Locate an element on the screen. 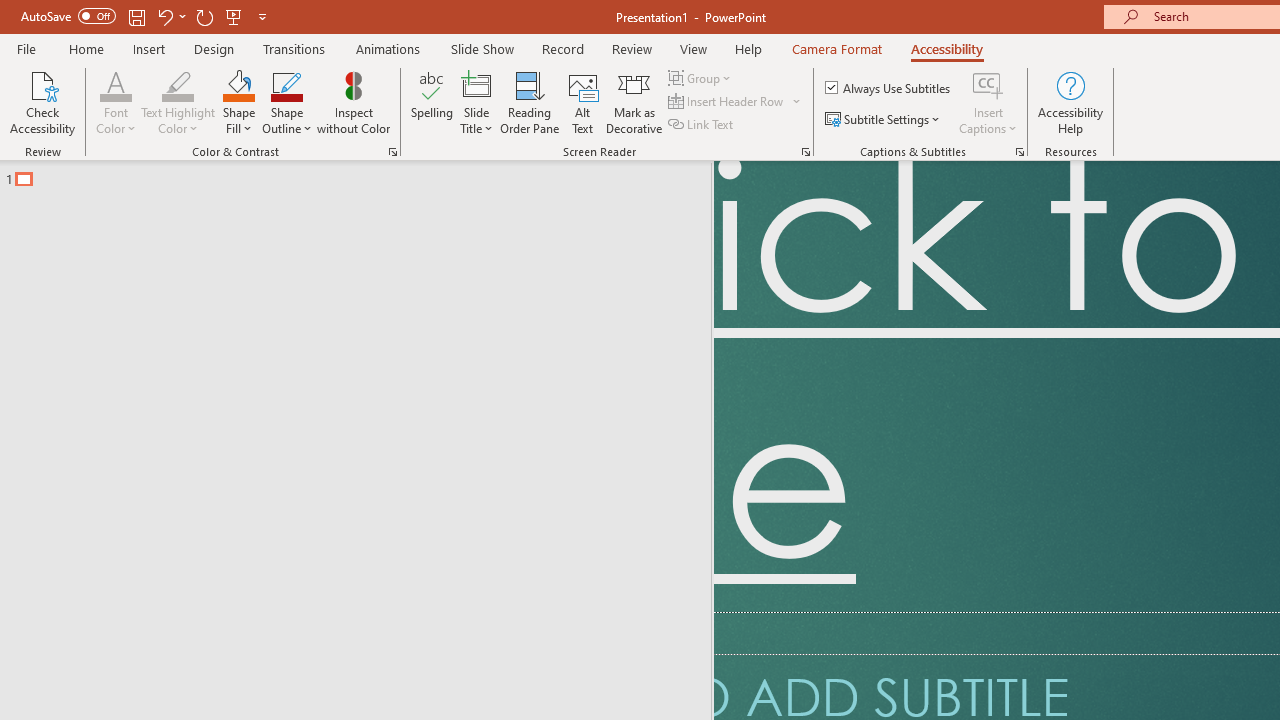  'Always Use Subtitles' is located at coordinates (888, 86).